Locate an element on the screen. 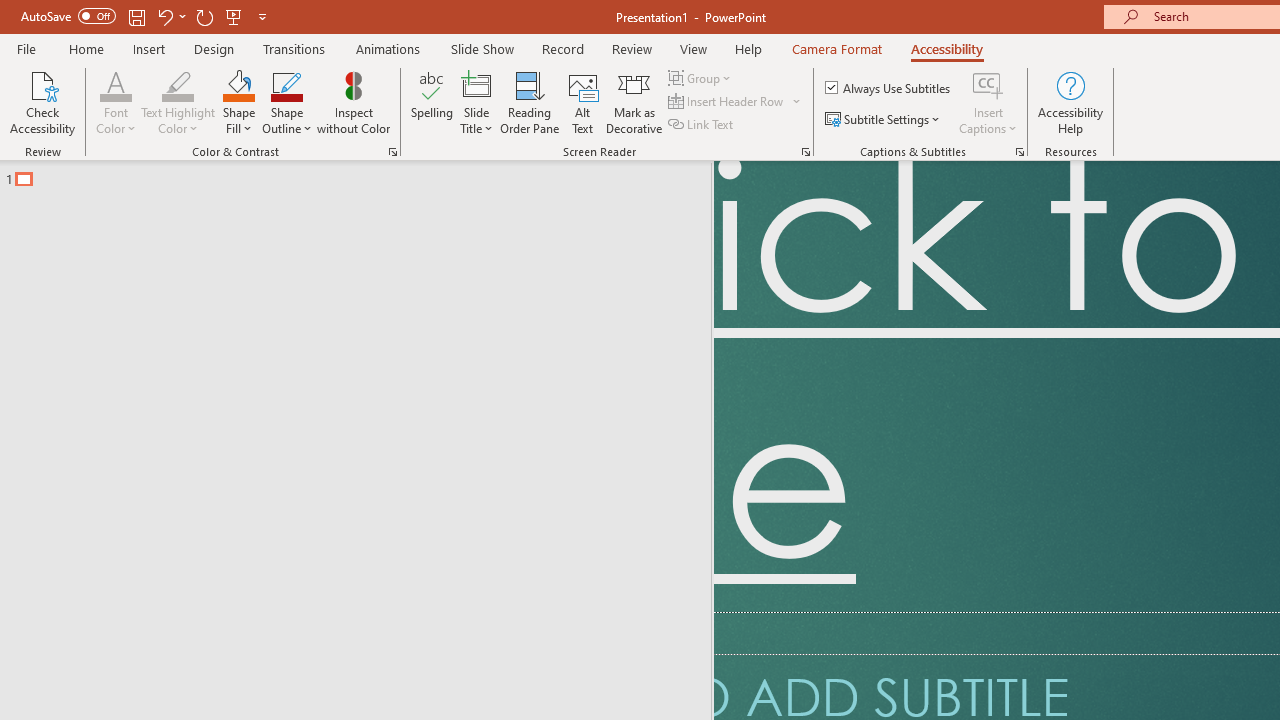  'Always Use Subtitles' is located at coordinates (888, 86).